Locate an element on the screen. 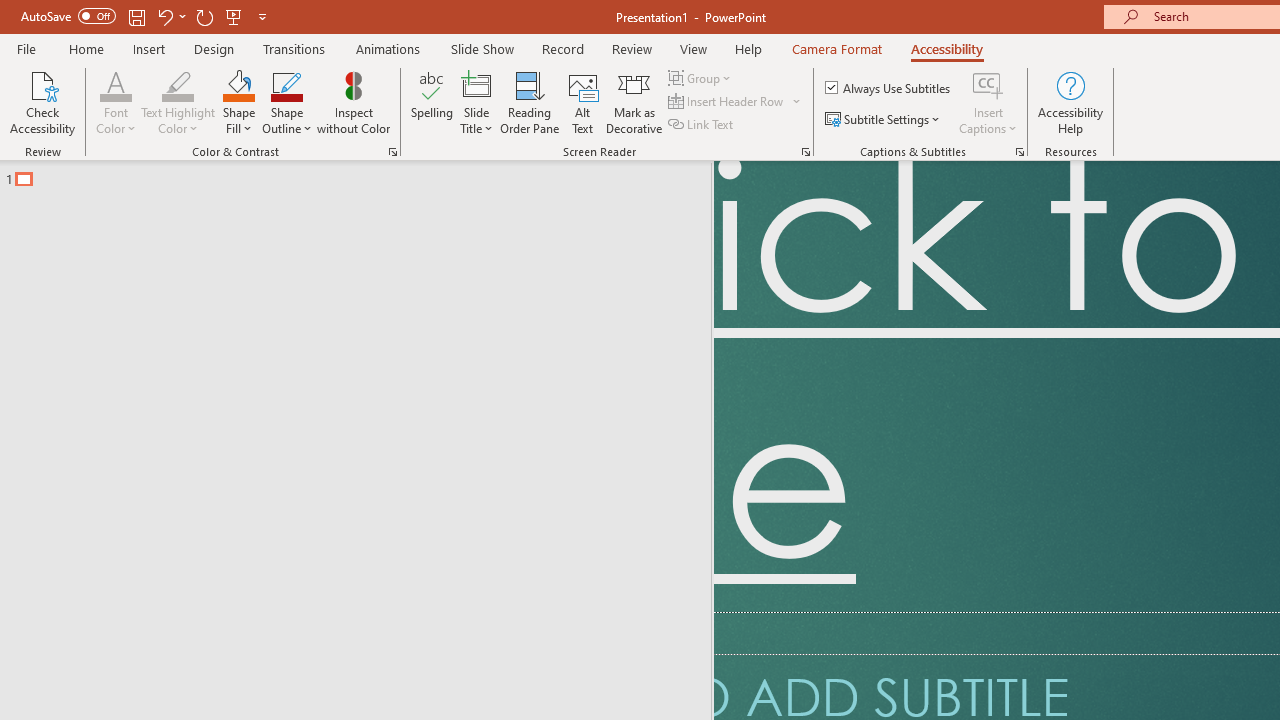  'Always Use Subtitles' is located at coordinates (888, 86).